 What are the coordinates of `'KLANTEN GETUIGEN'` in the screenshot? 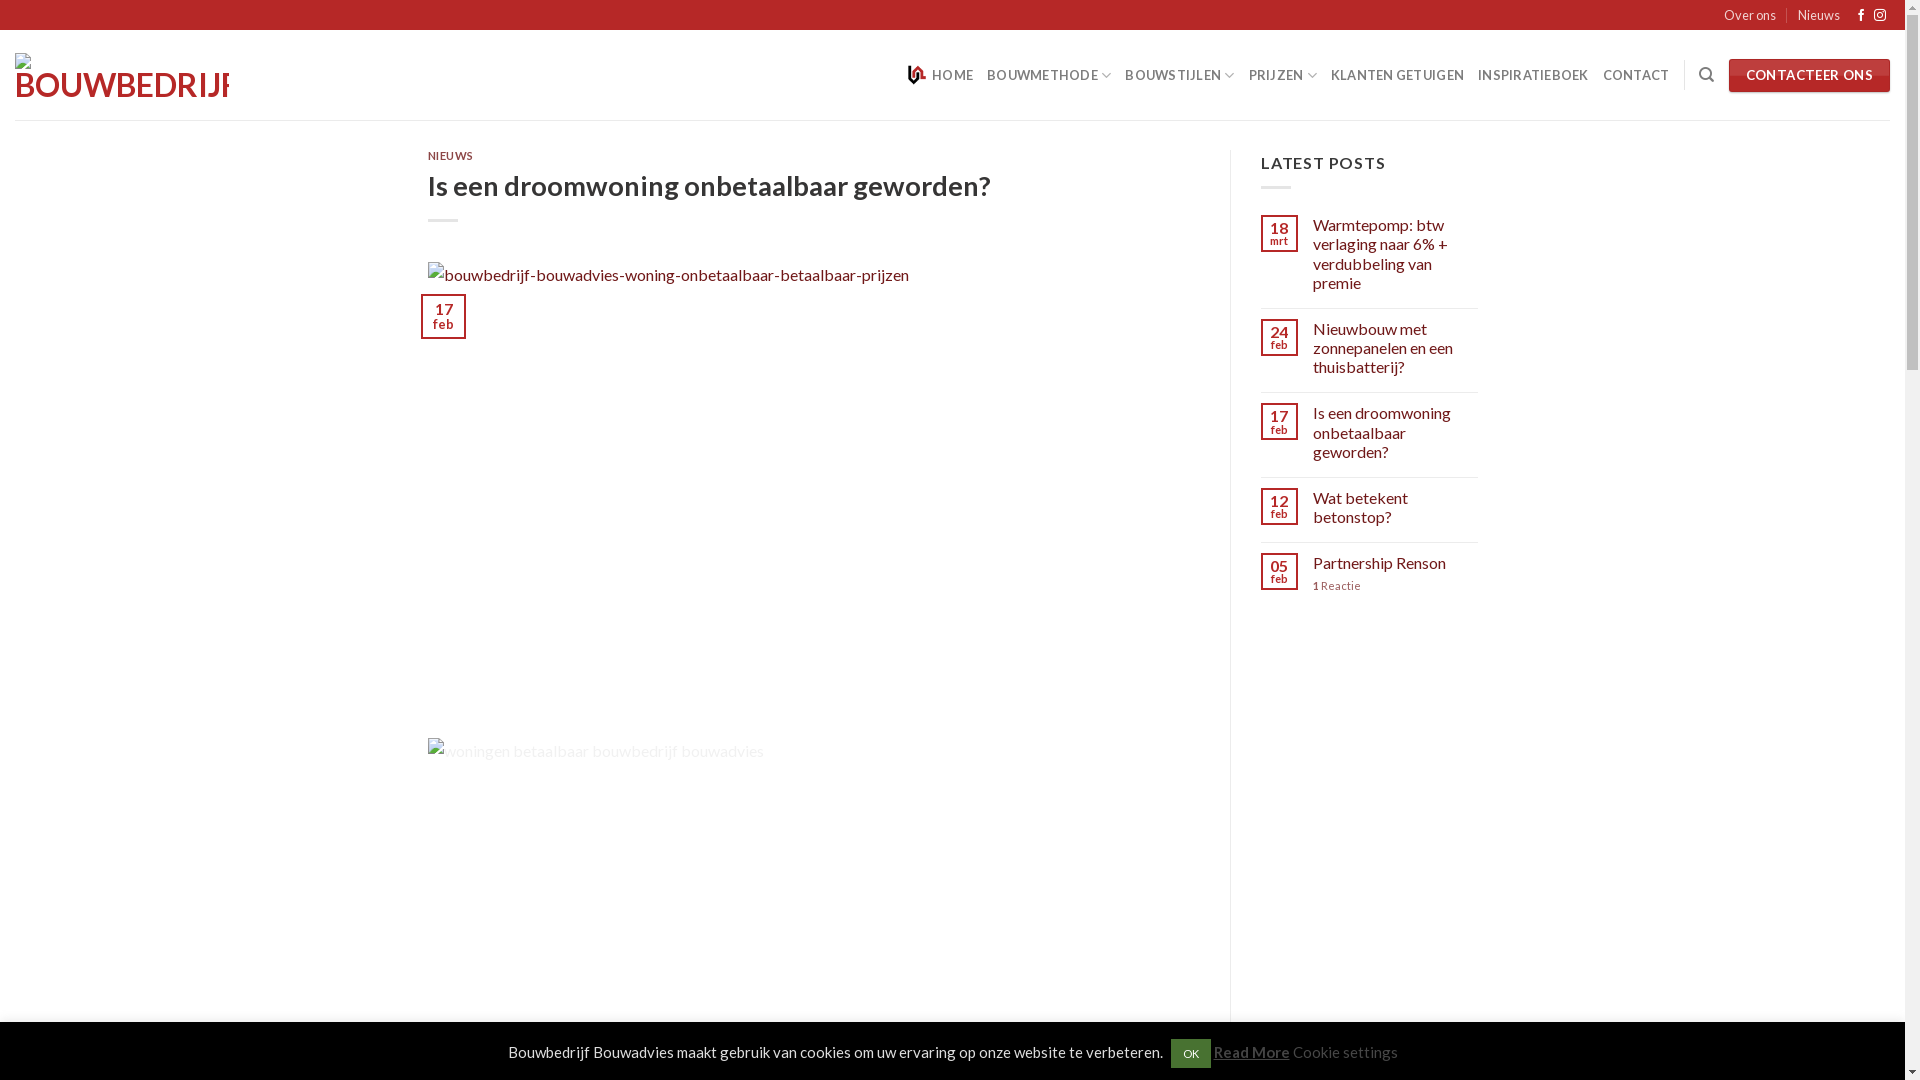 It's located at (1396, 73).